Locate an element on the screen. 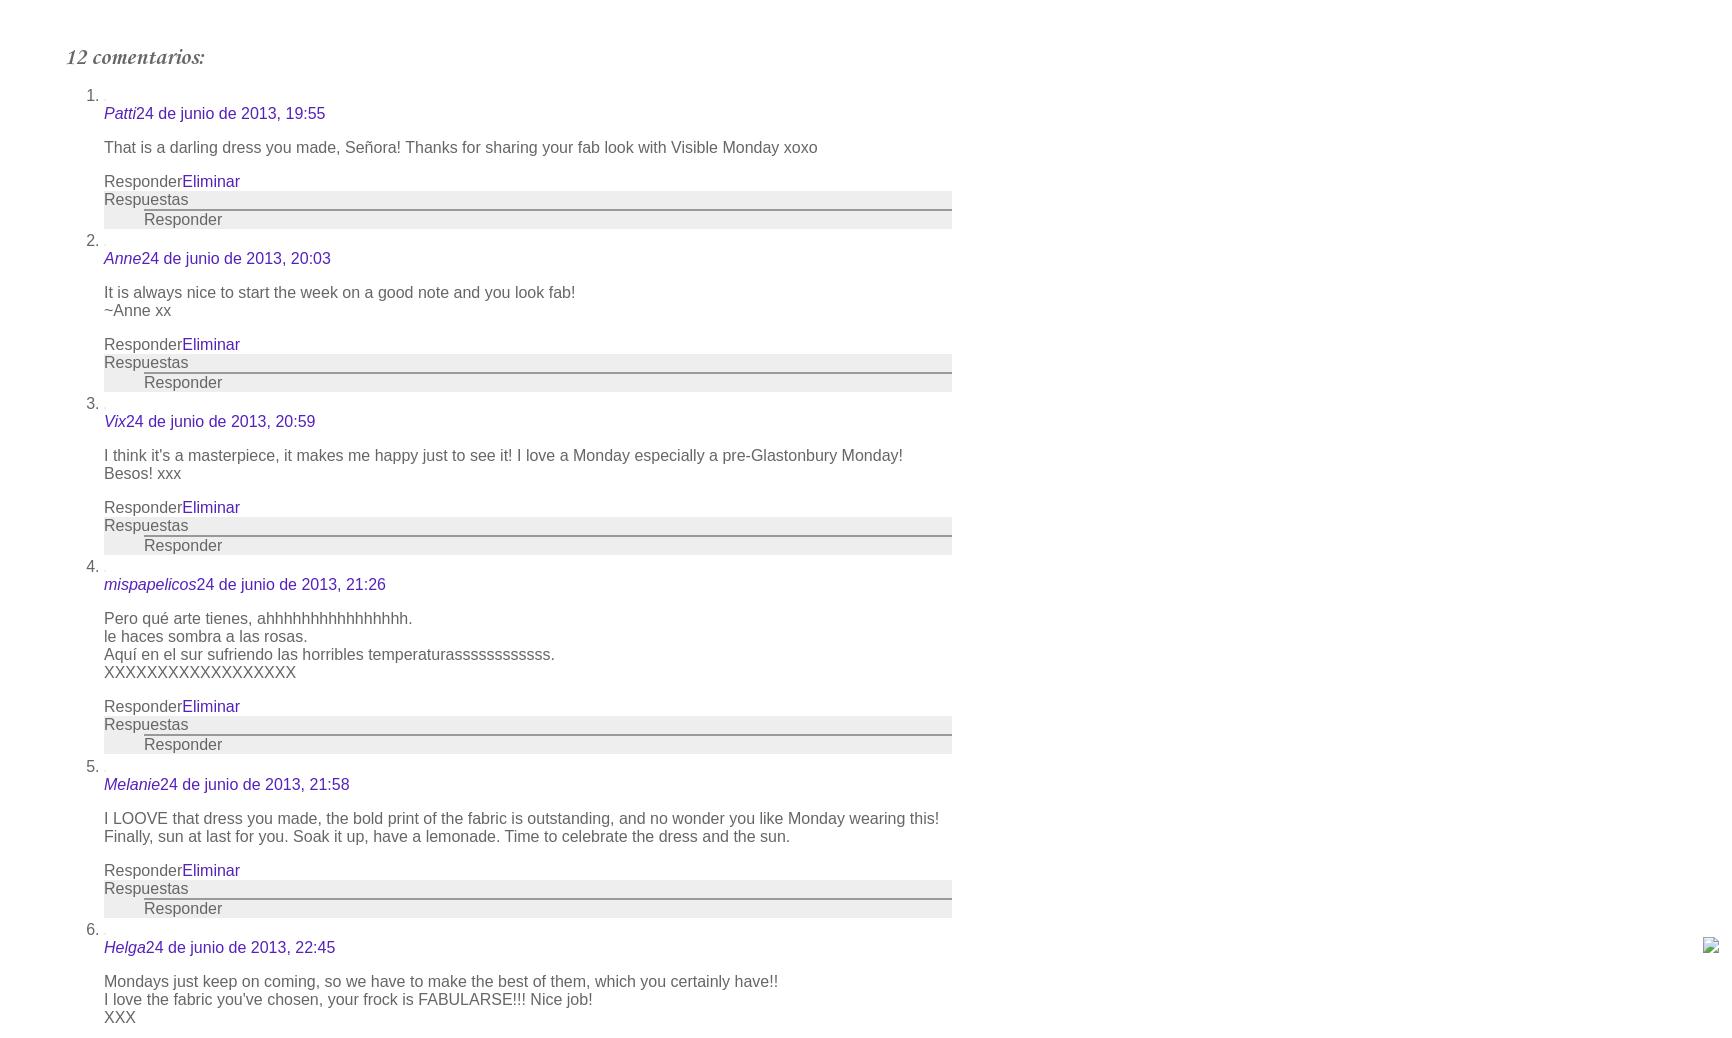  '12 comentarios:' is located at coordinates (134, 54).